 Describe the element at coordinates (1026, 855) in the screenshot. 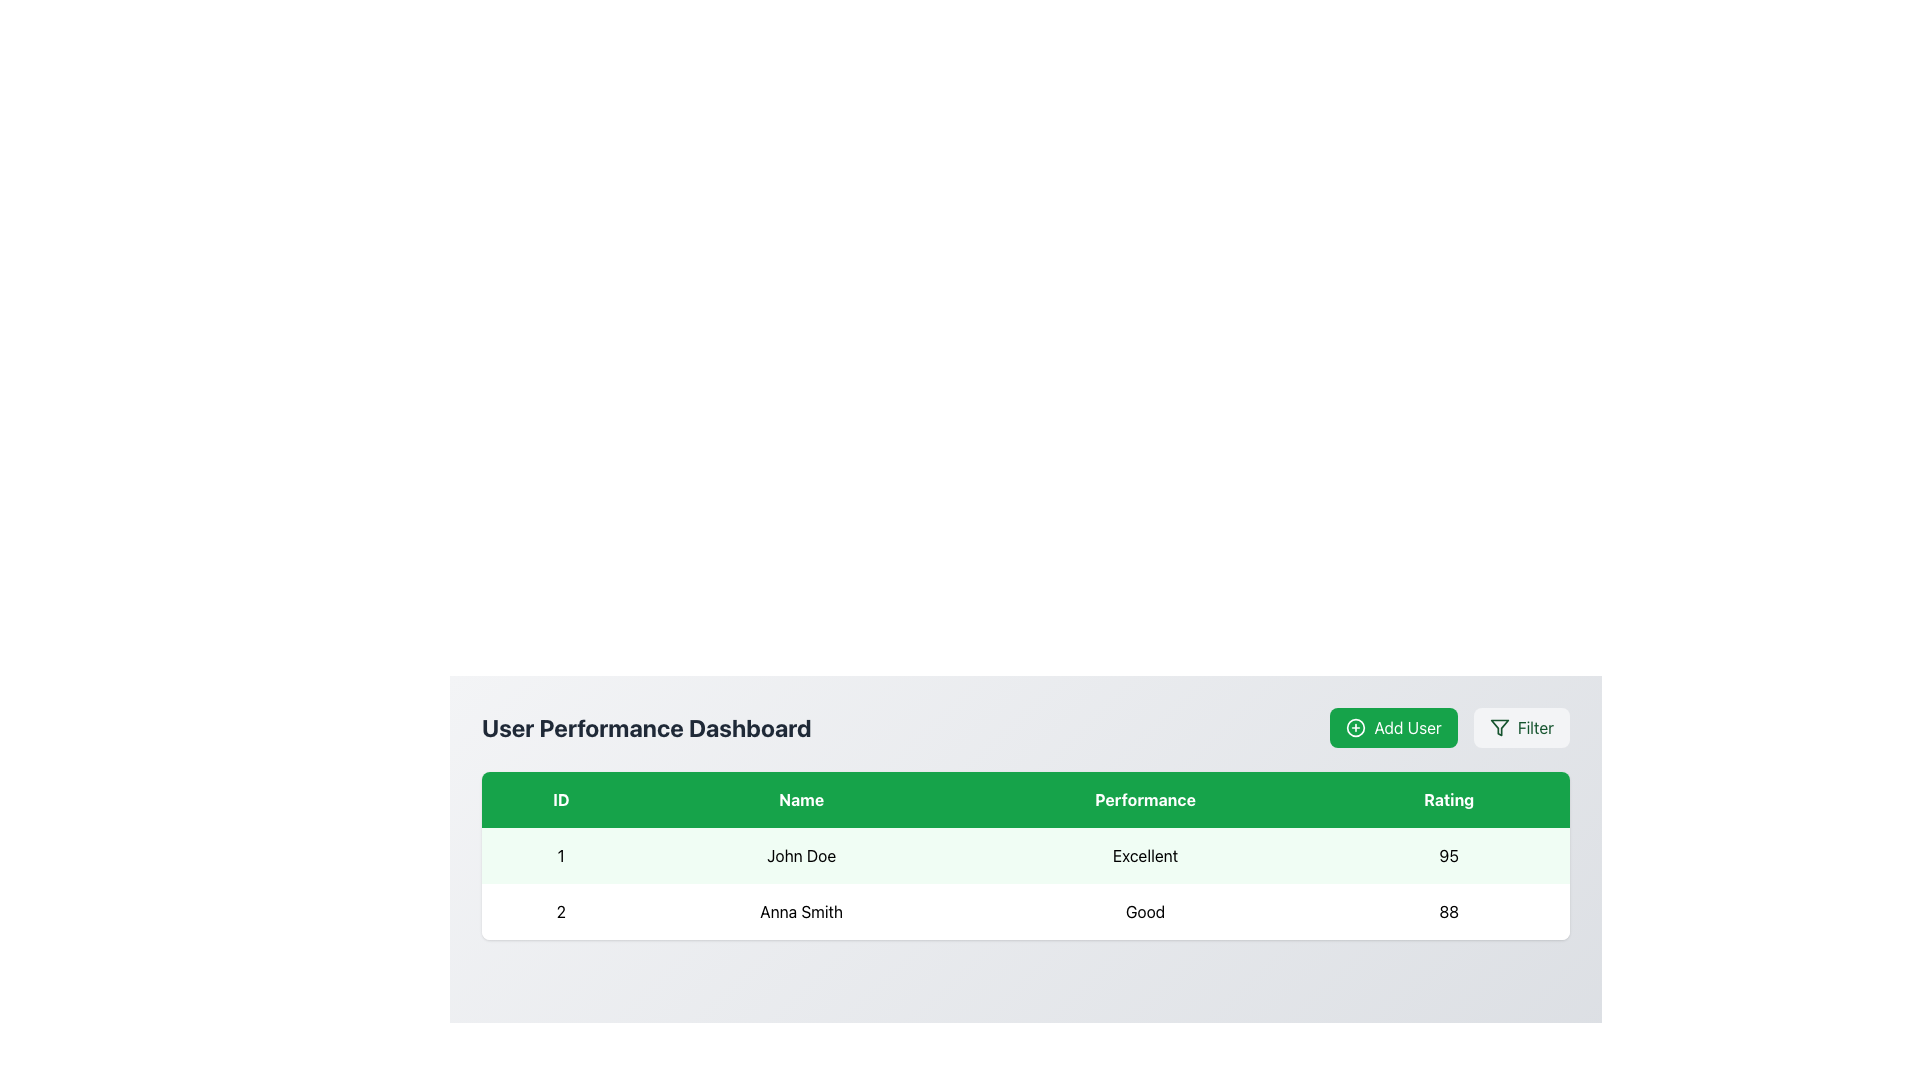

I see `the first row of the table containing 'John Doe' with a performance indicator of 'Excellent' and a rating of '95' for reordering` at that location.